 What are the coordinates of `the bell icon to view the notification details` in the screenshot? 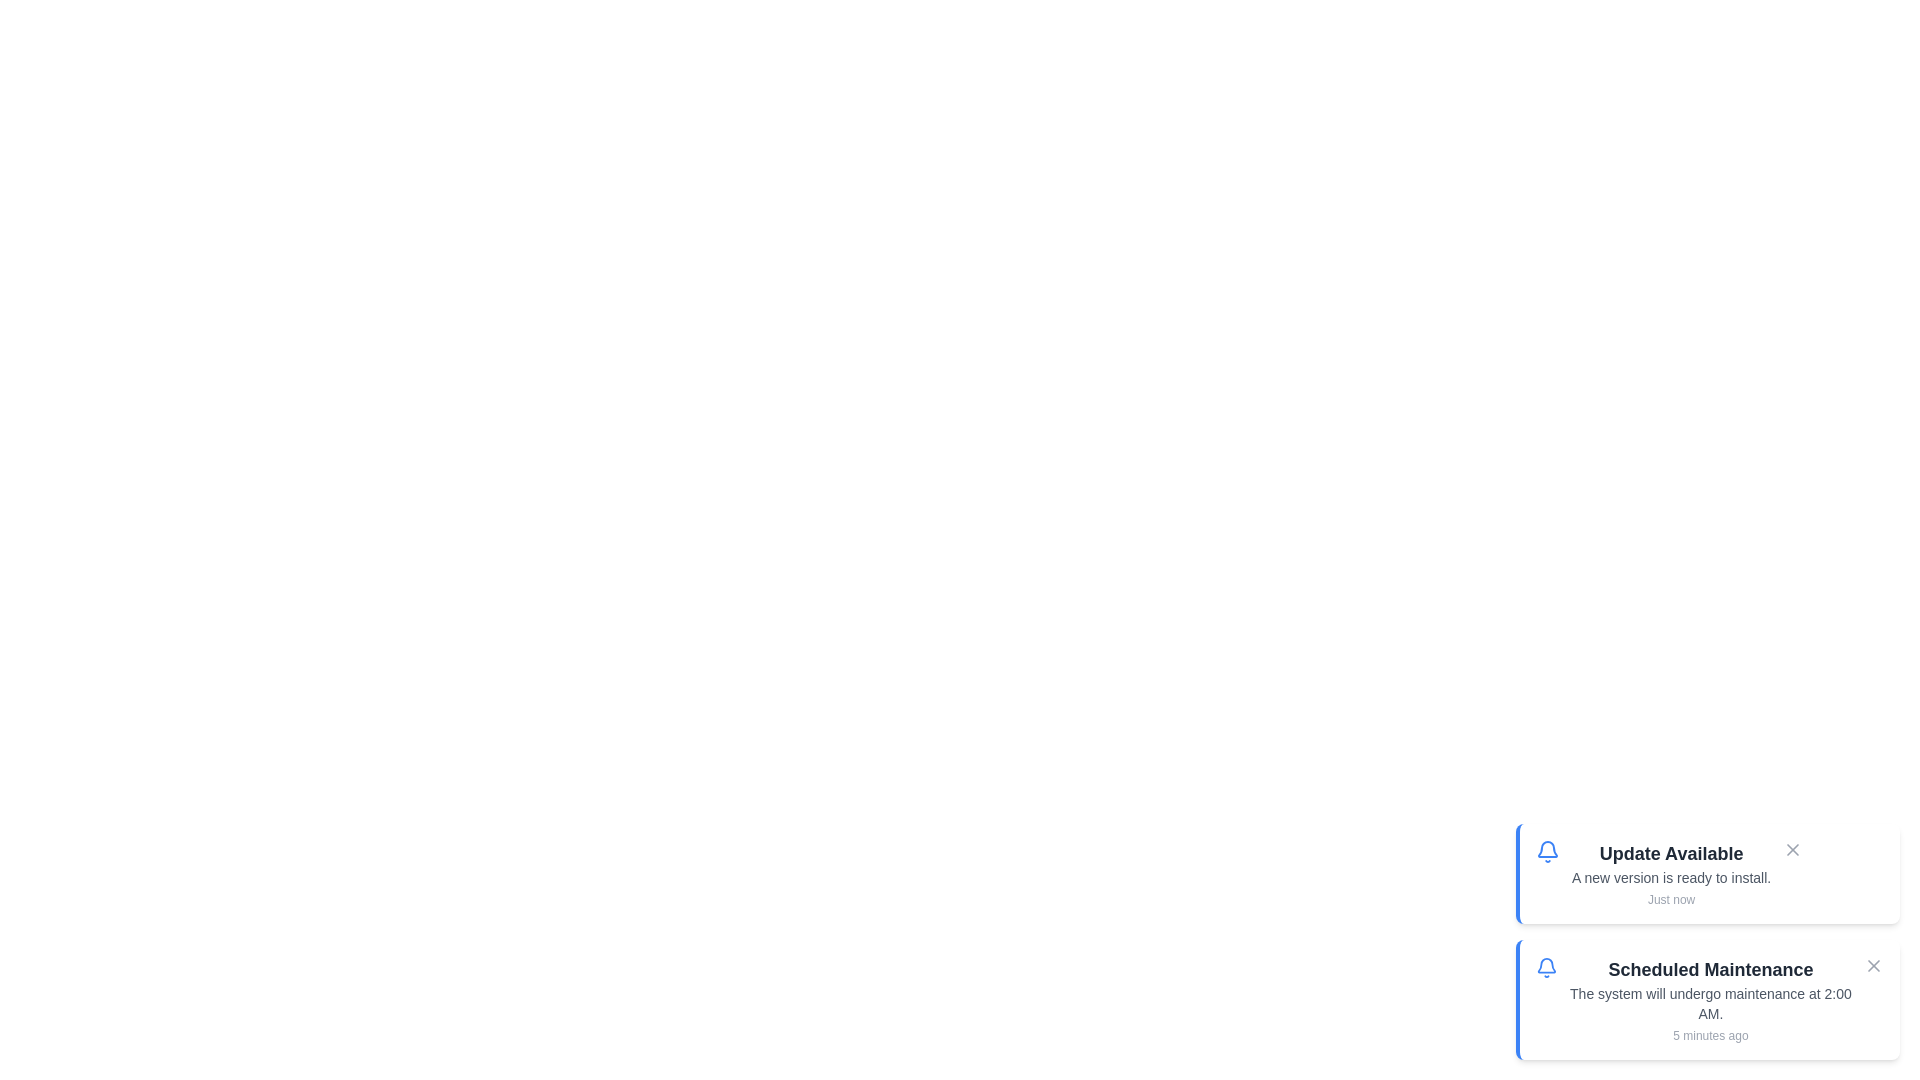 It's located at (1547, 852).